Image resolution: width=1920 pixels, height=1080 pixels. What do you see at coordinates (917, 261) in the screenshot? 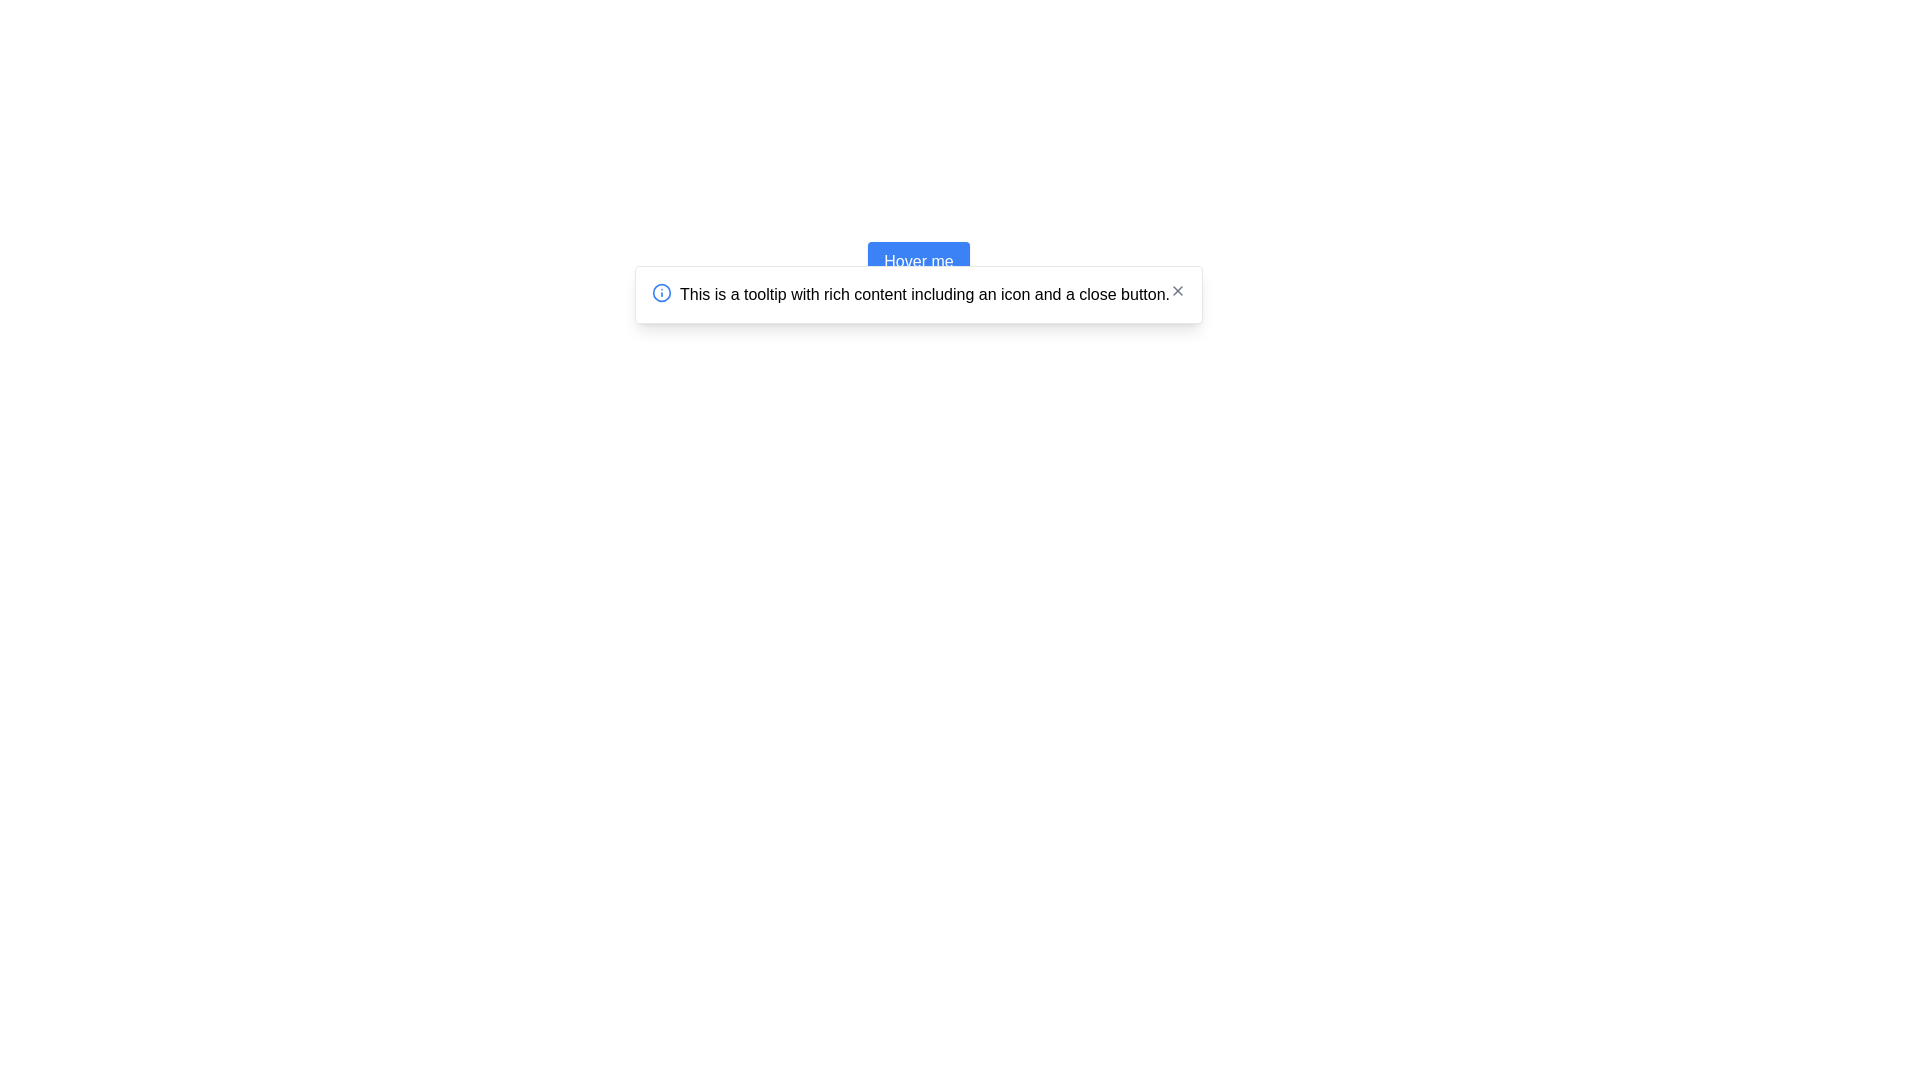
I see `information displayed in the tooltip that appears below the 'Hover me' button, which has a blue background and contains additional content including text and an icon` at bounding box center [917, 261].